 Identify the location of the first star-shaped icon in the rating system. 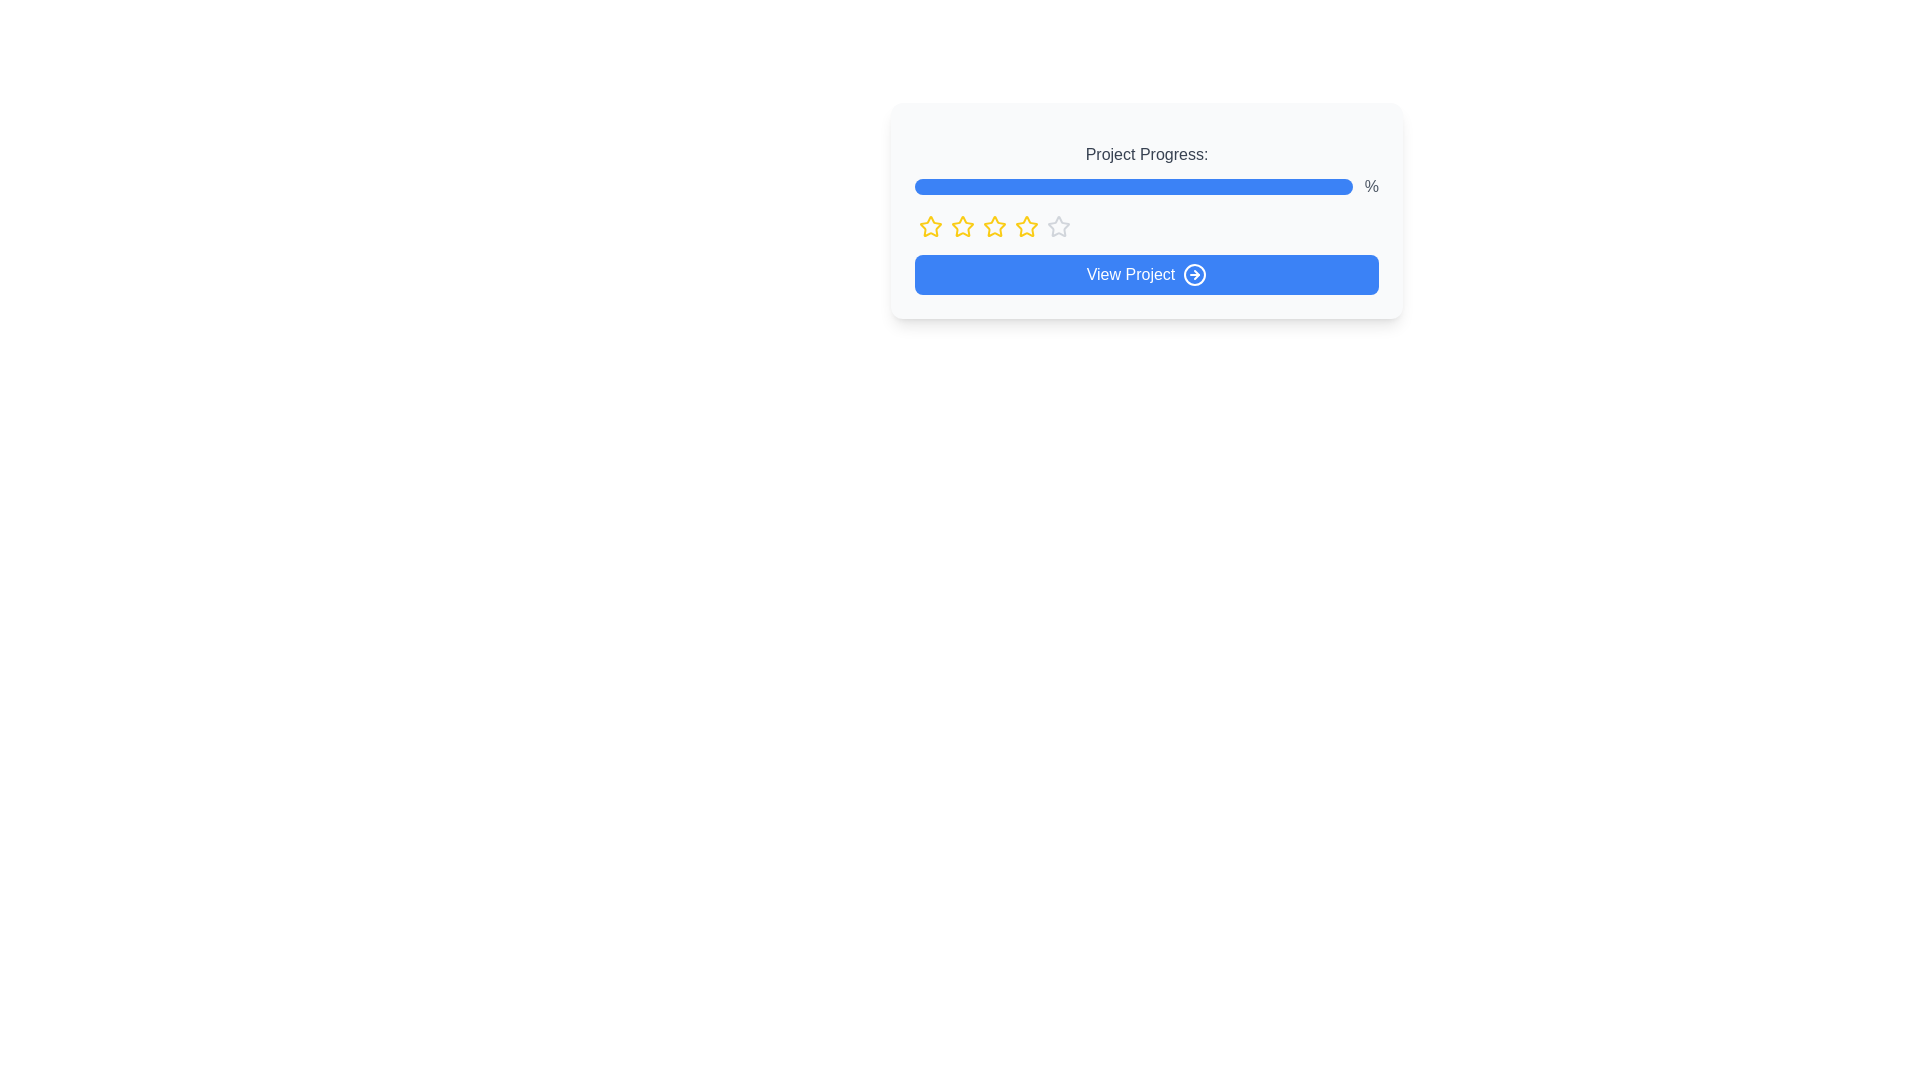
(930, 226).